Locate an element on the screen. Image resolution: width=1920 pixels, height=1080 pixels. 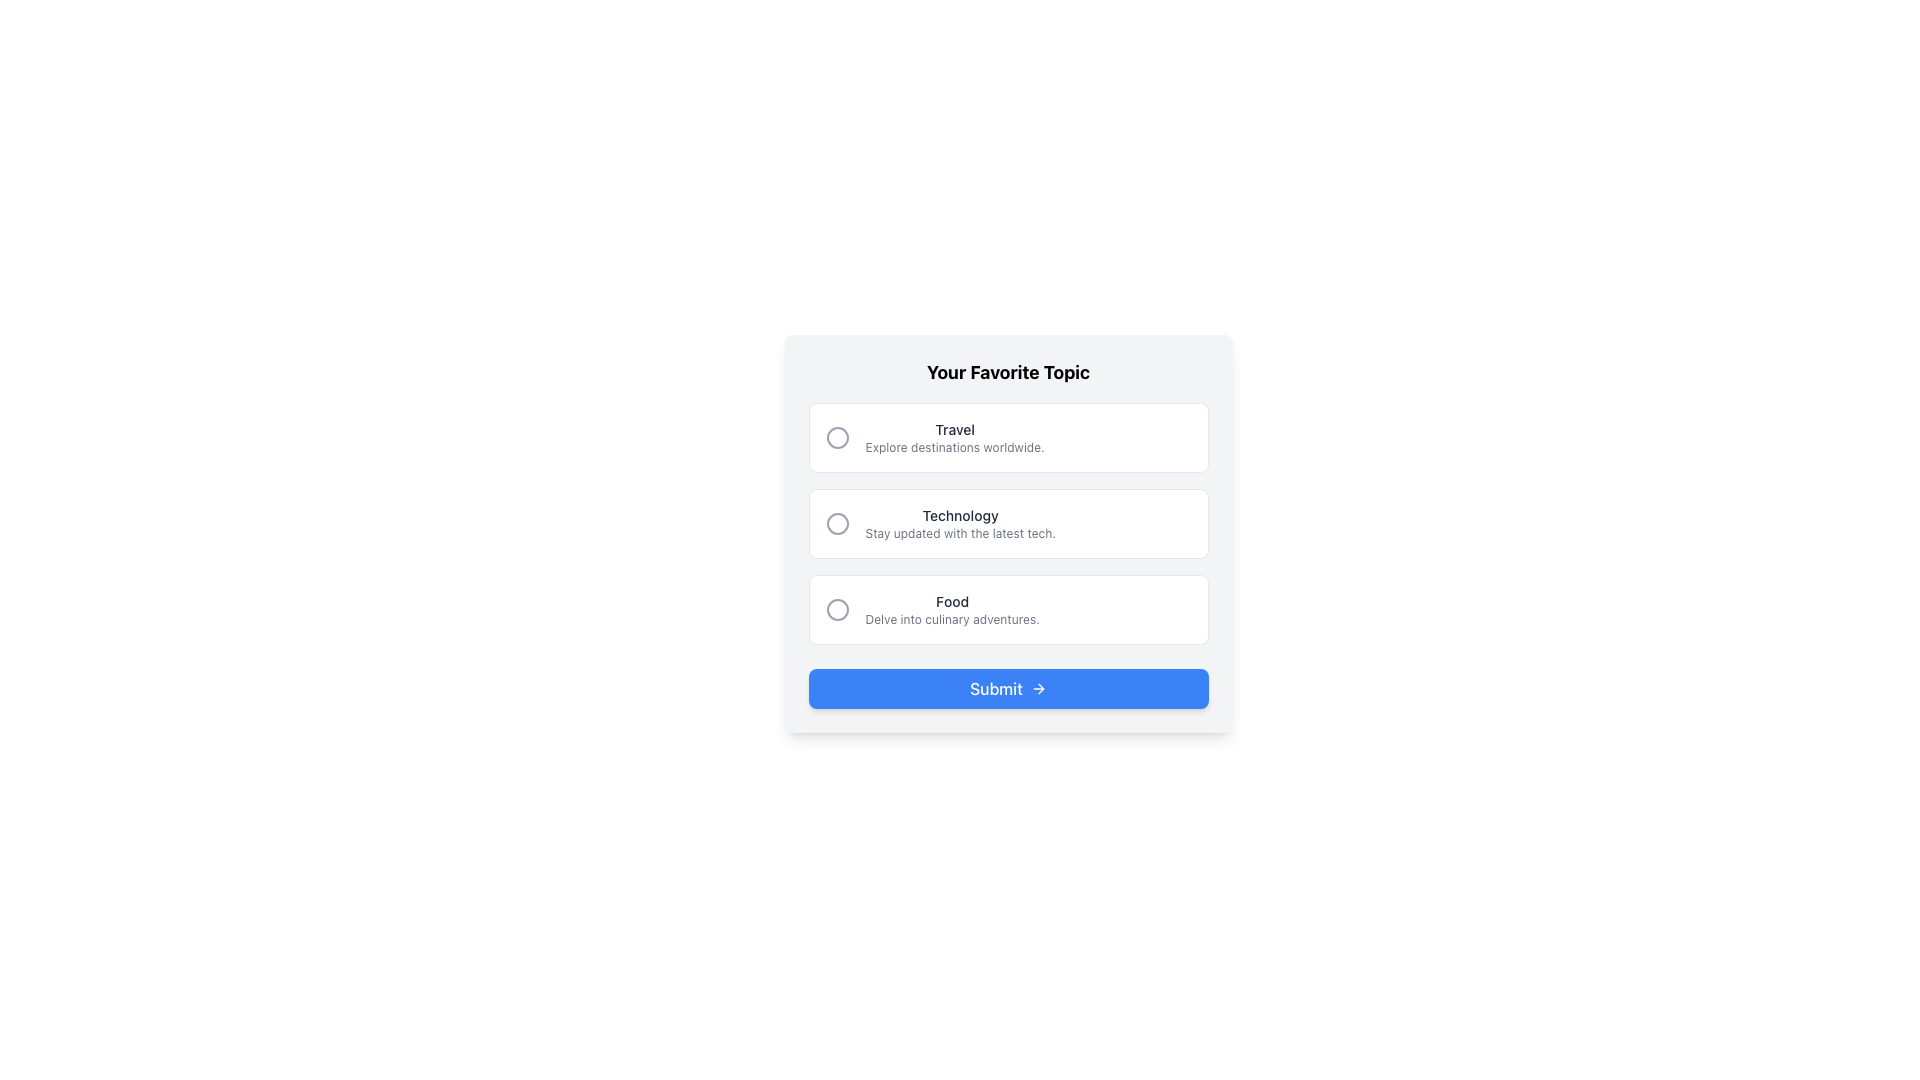
the descriptive text element located below the 'Technology' option, which provides additional context about the selection is located at coordinates (960, 532).